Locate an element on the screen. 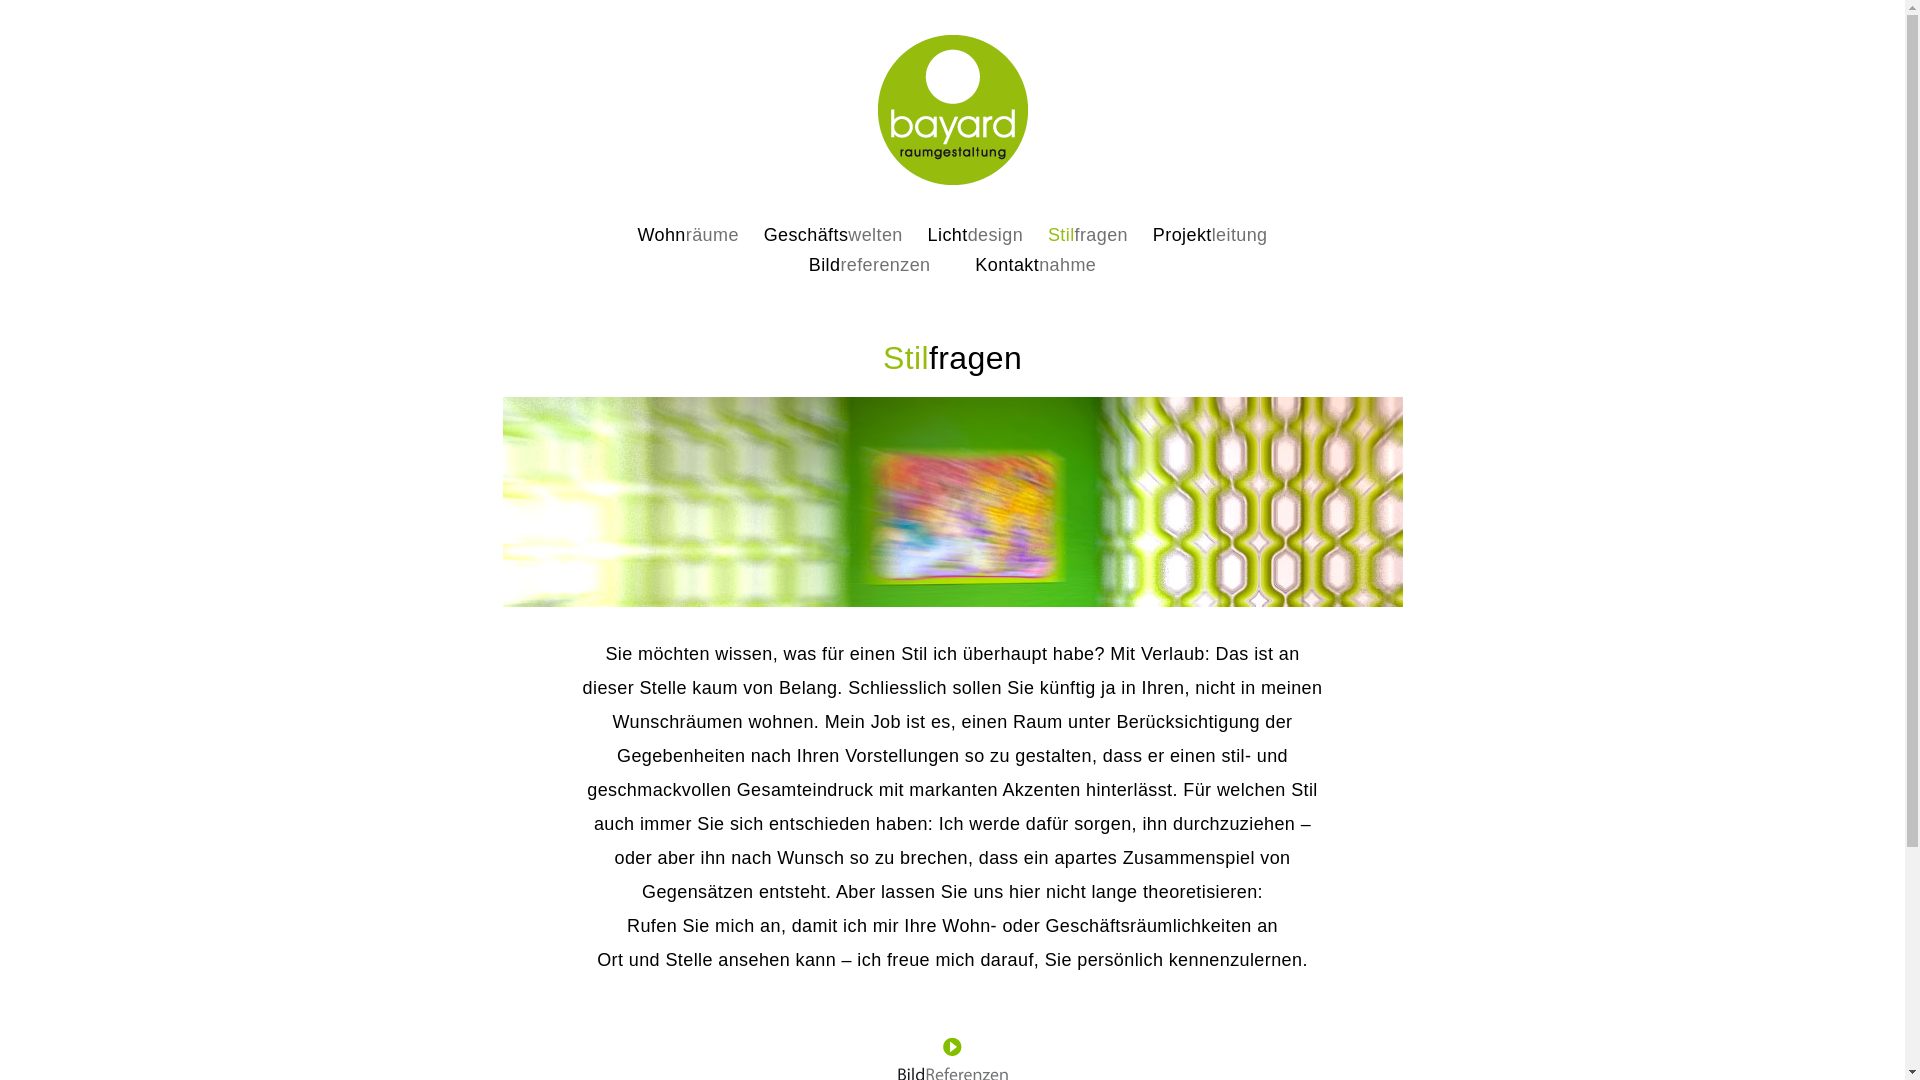 This screenshot has height=1080, width=1920. 'Bildreferenzen' is located at coordinates (869, 264).